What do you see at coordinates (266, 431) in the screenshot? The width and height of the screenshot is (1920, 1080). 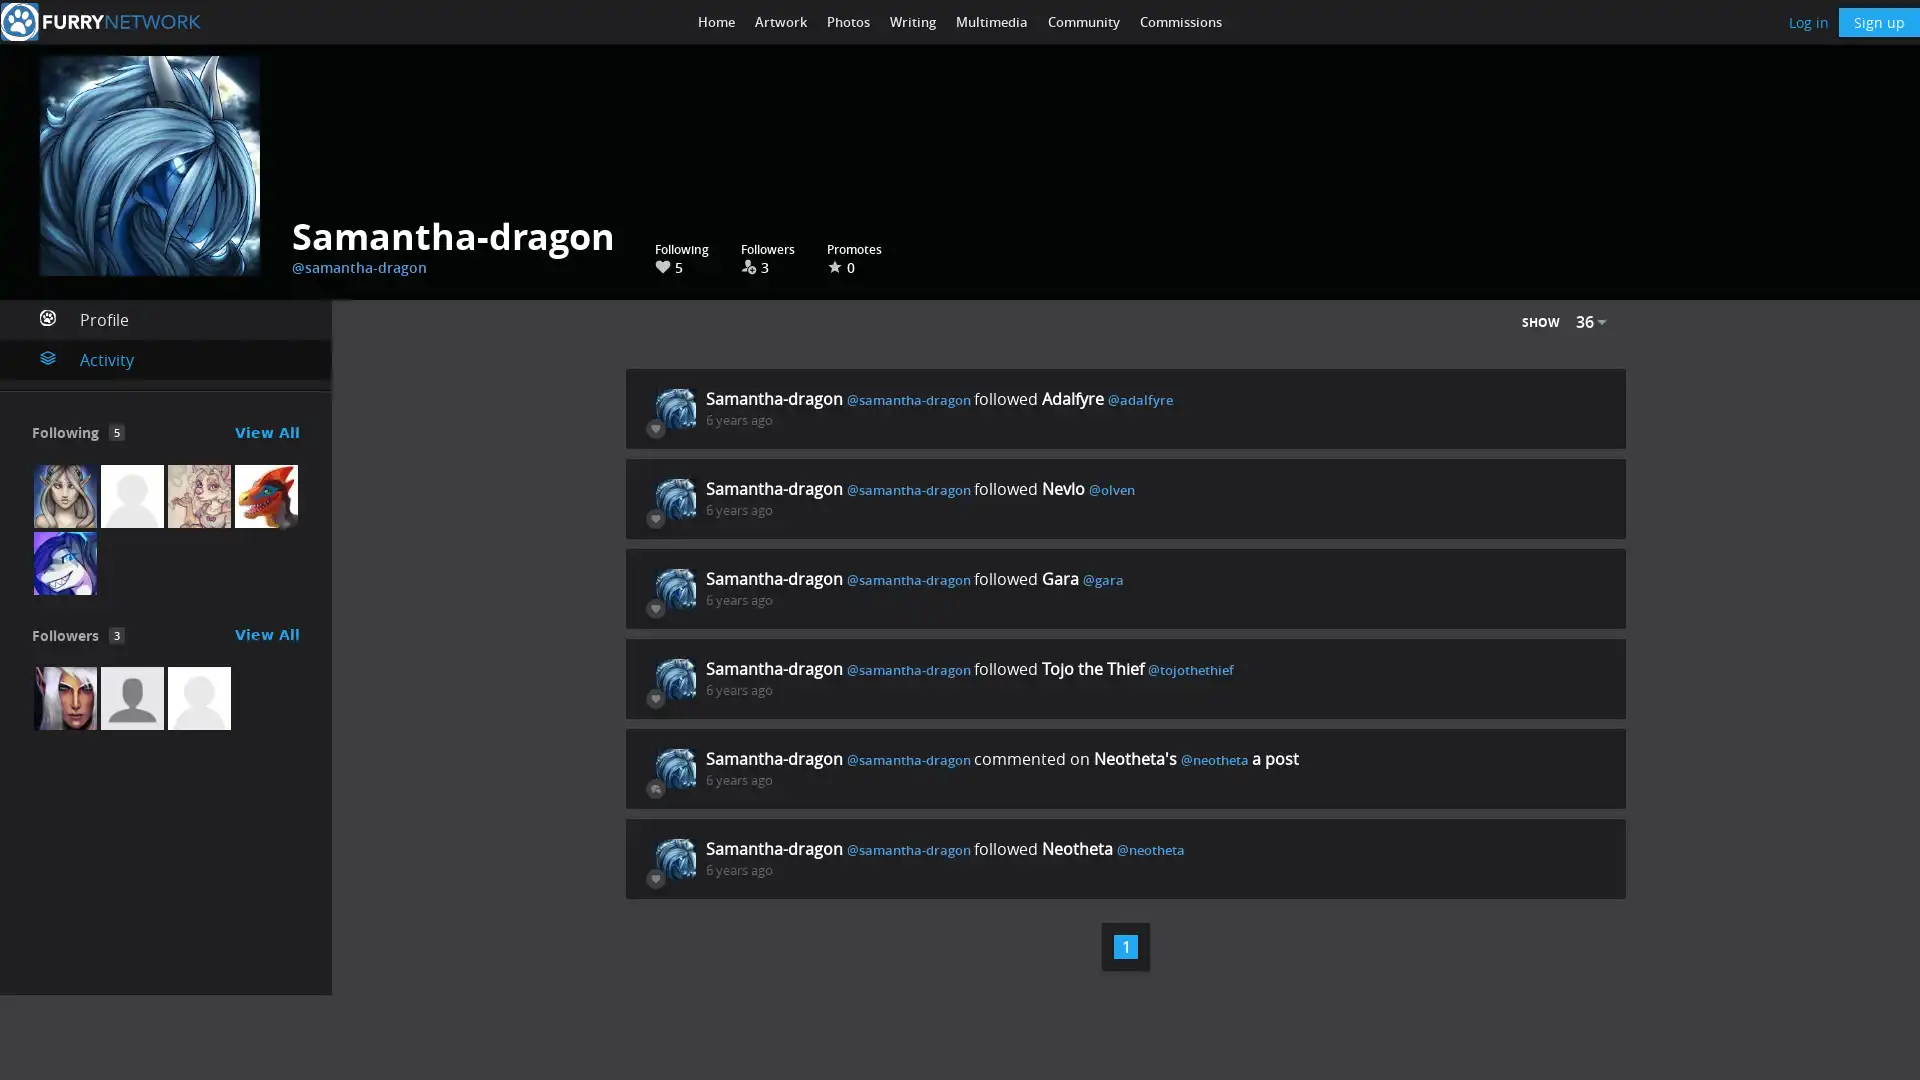 I see `View All` at bounding box center [266, 431].